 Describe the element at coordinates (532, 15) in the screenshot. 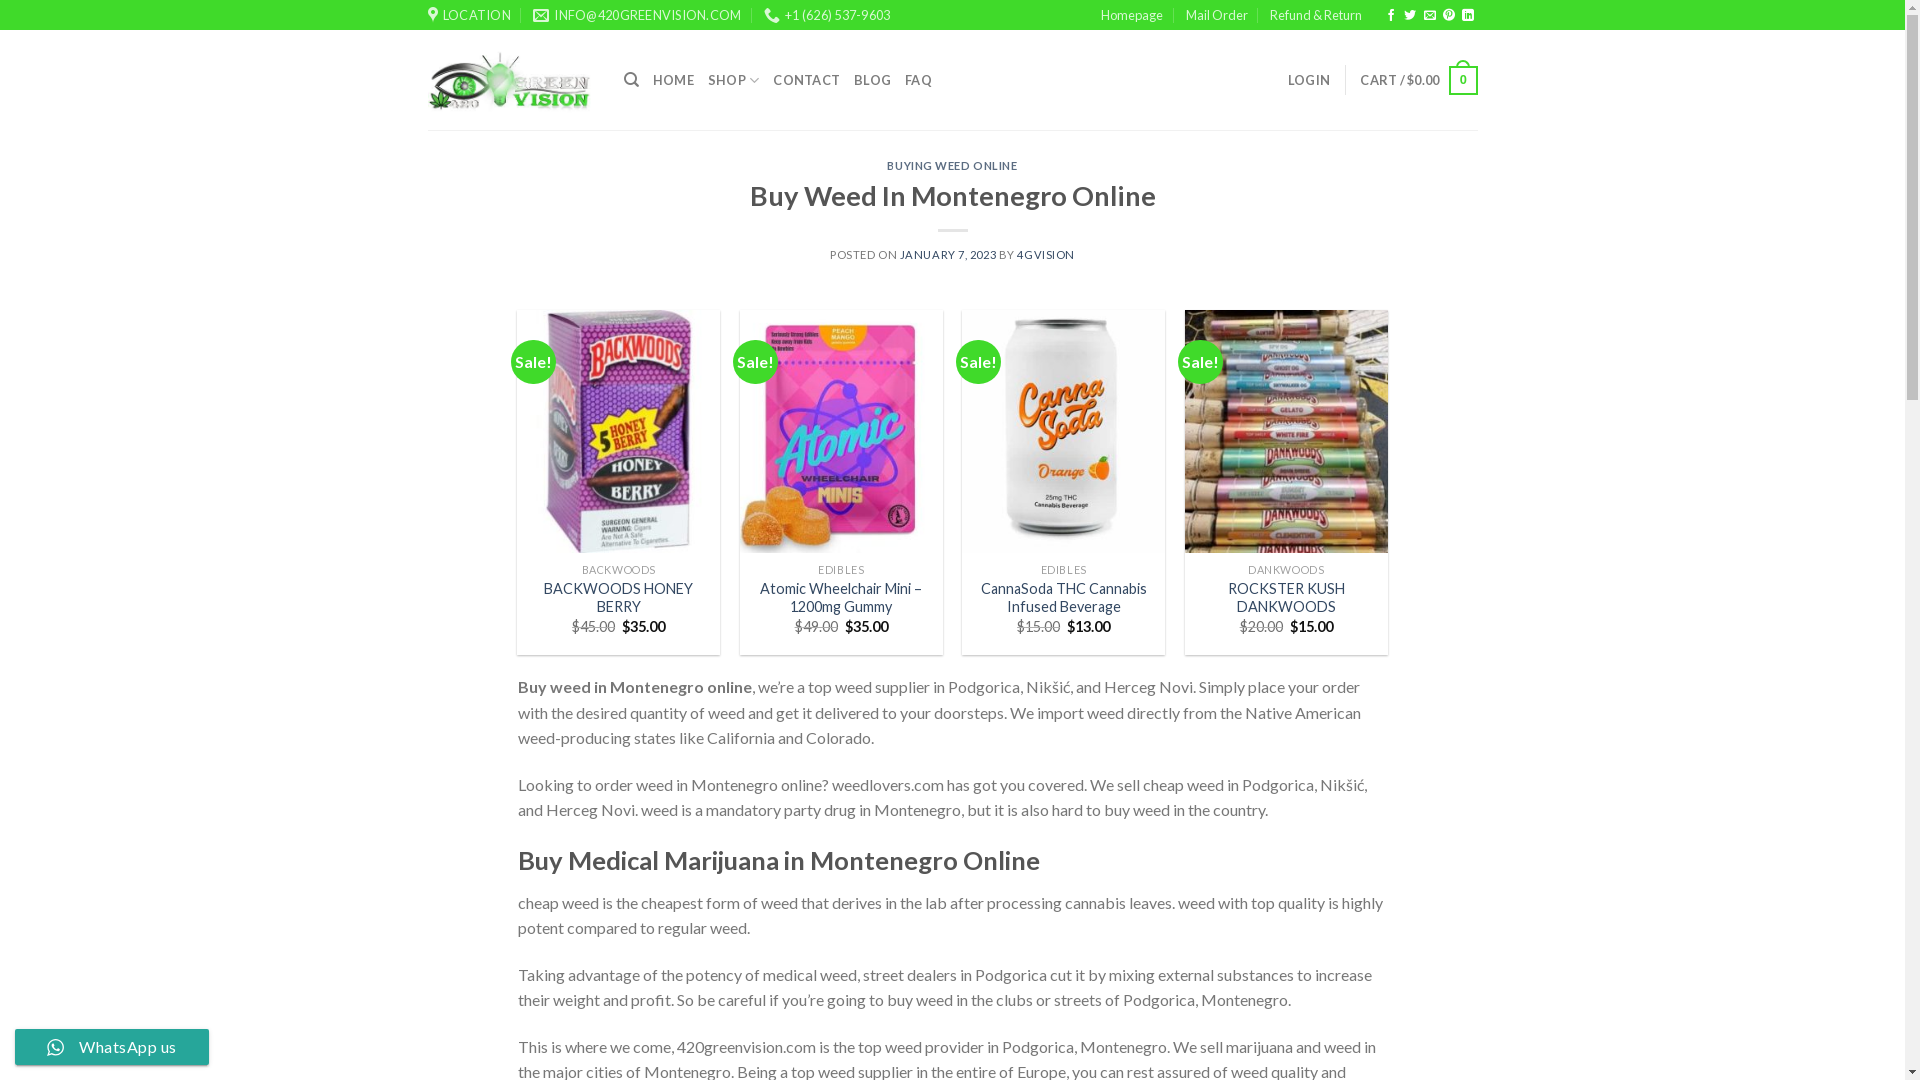

I see `'INFO@420GREENVISION.COM'` at that location.